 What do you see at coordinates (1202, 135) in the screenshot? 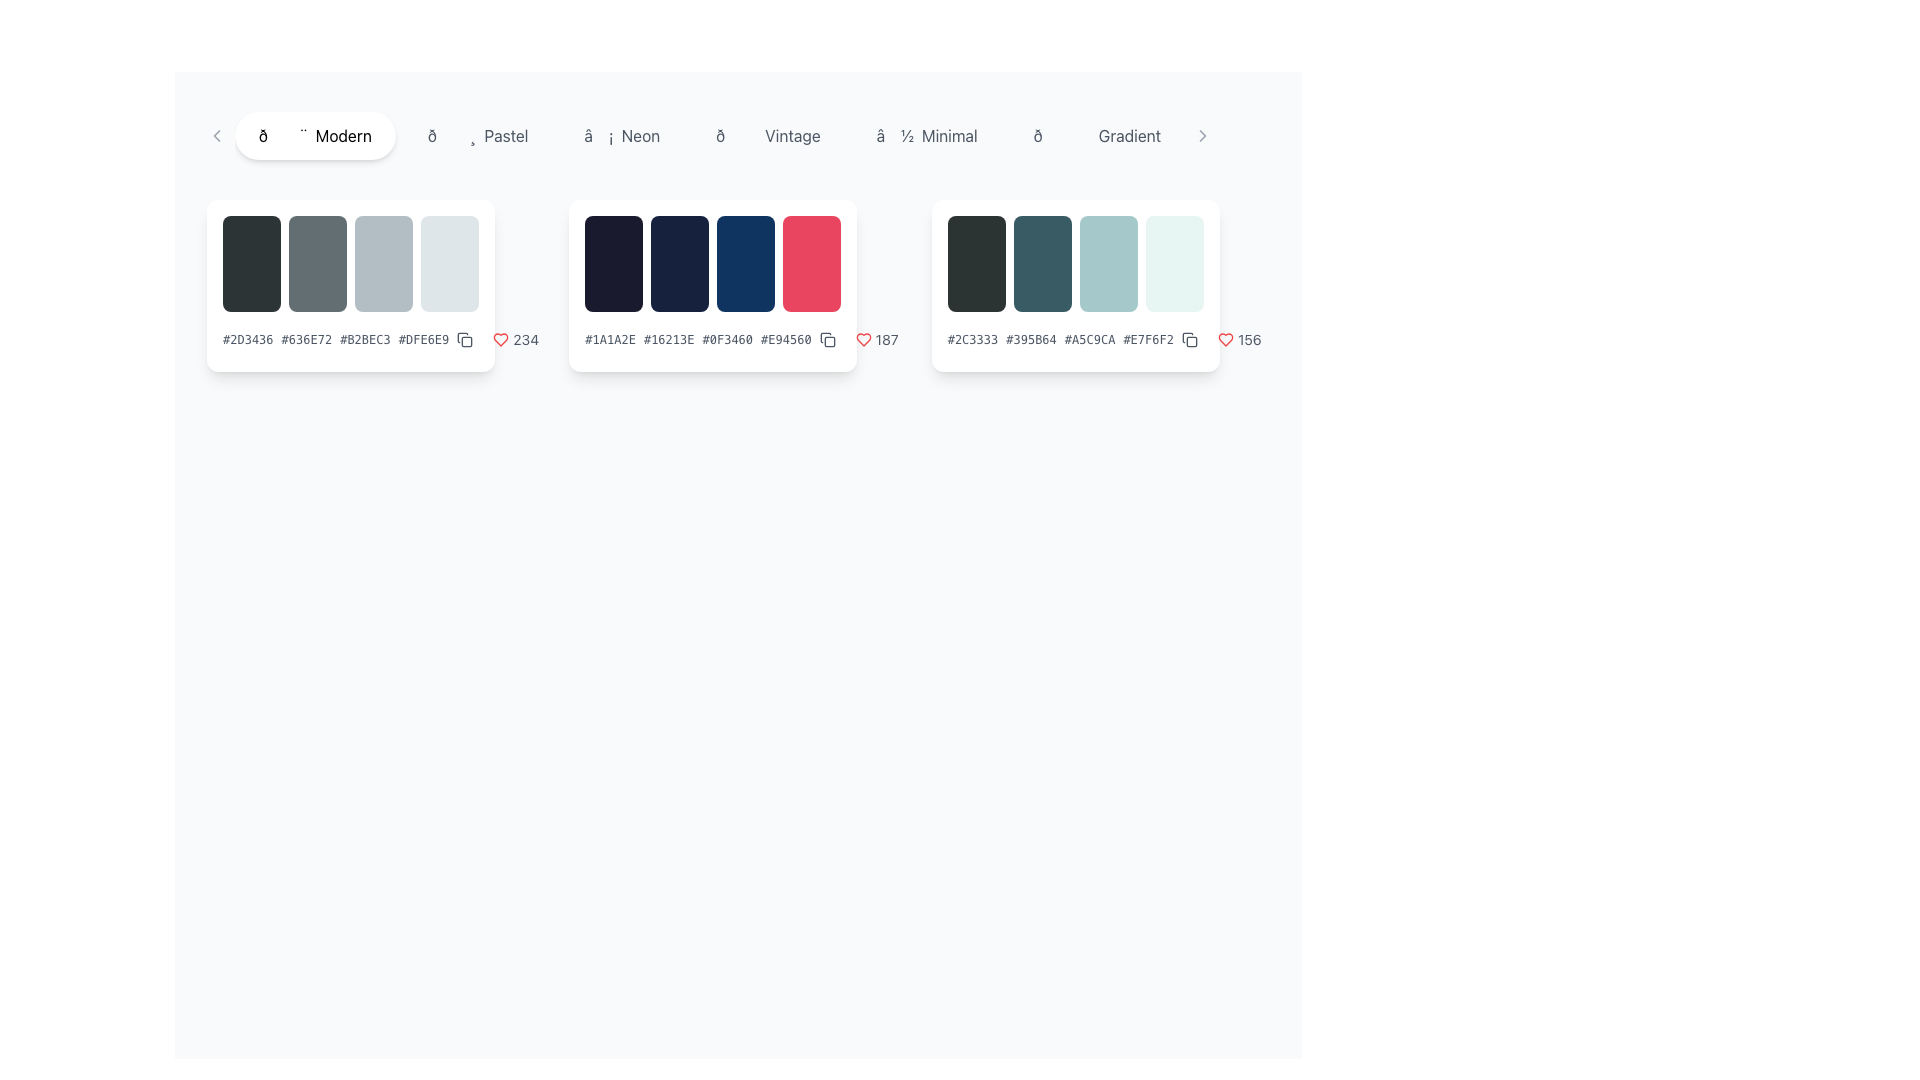
I see `the chevron button located at the far right end of the toolbar next to the 'Gradient' section label` at bounding box center [1202, 135].